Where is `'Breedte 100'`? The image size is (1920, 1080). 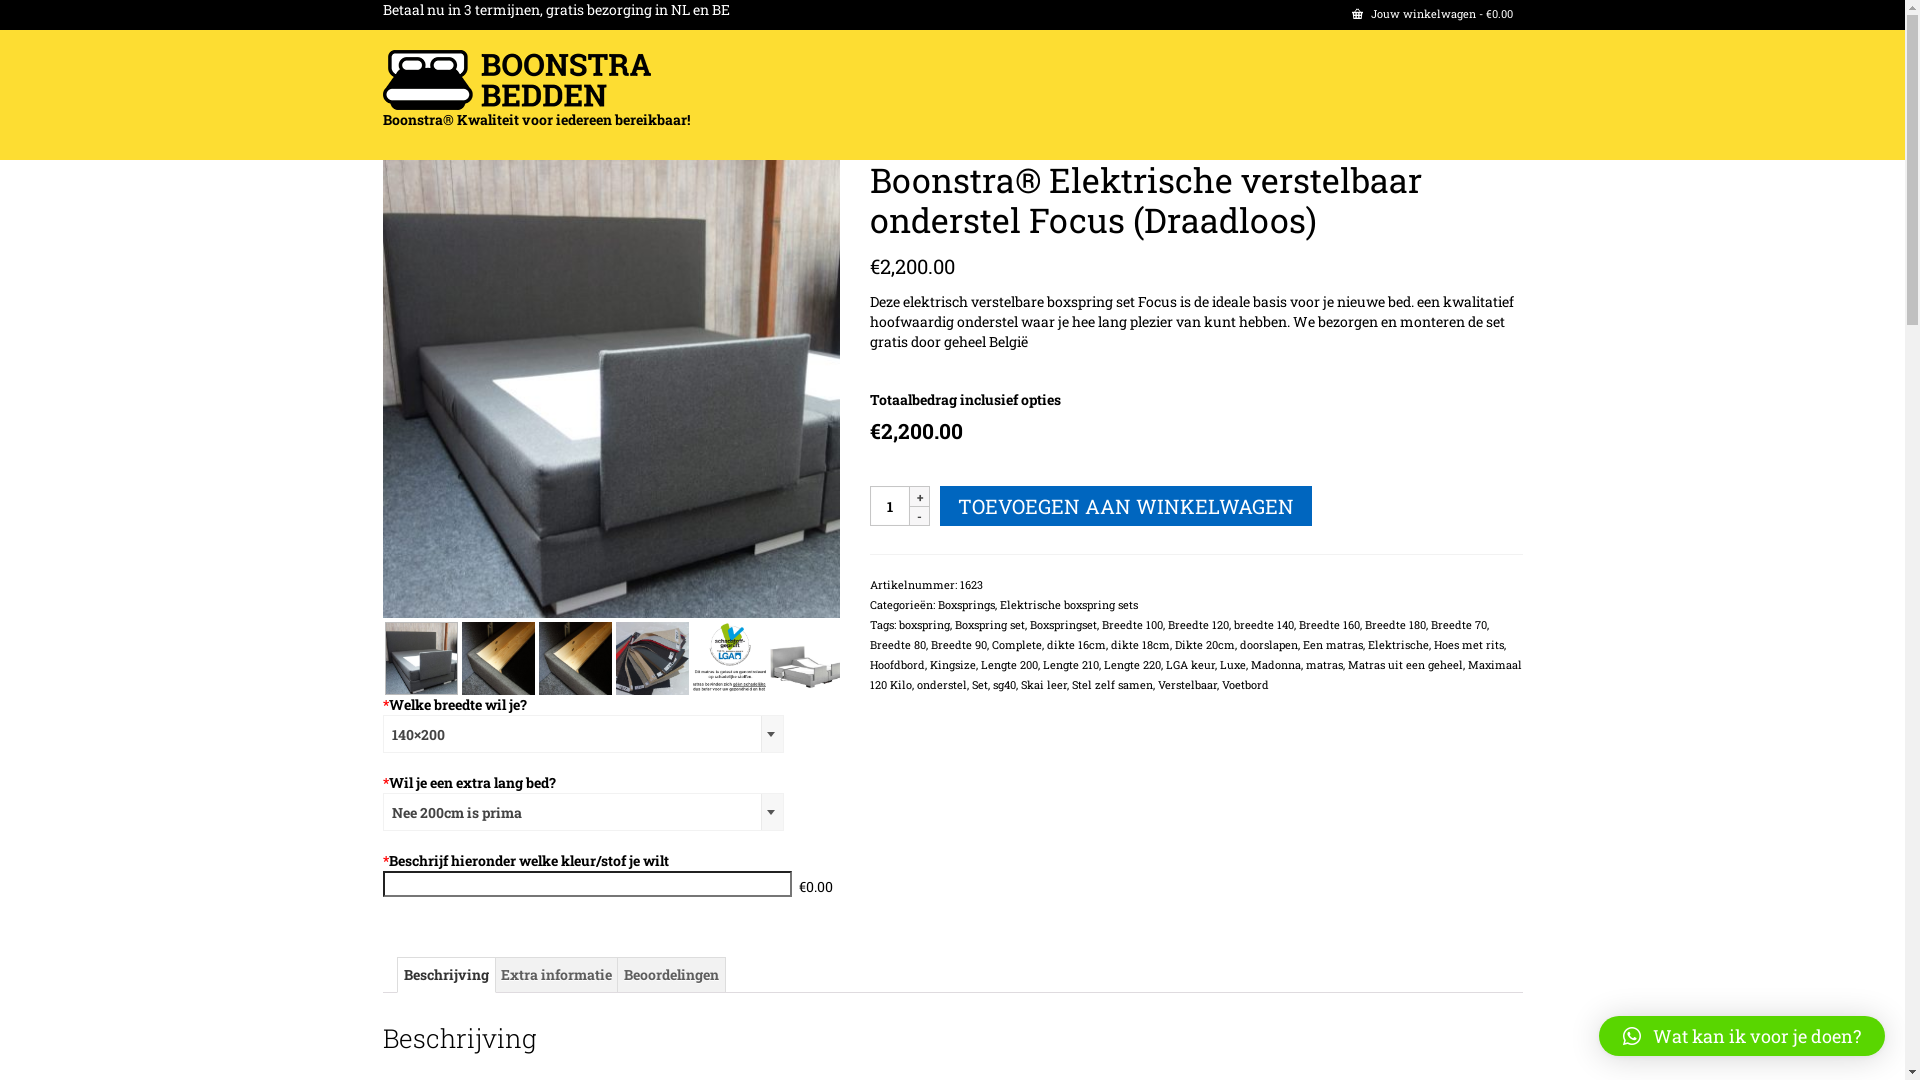 'Breedte 100' is located at coordinates (1132, 623).